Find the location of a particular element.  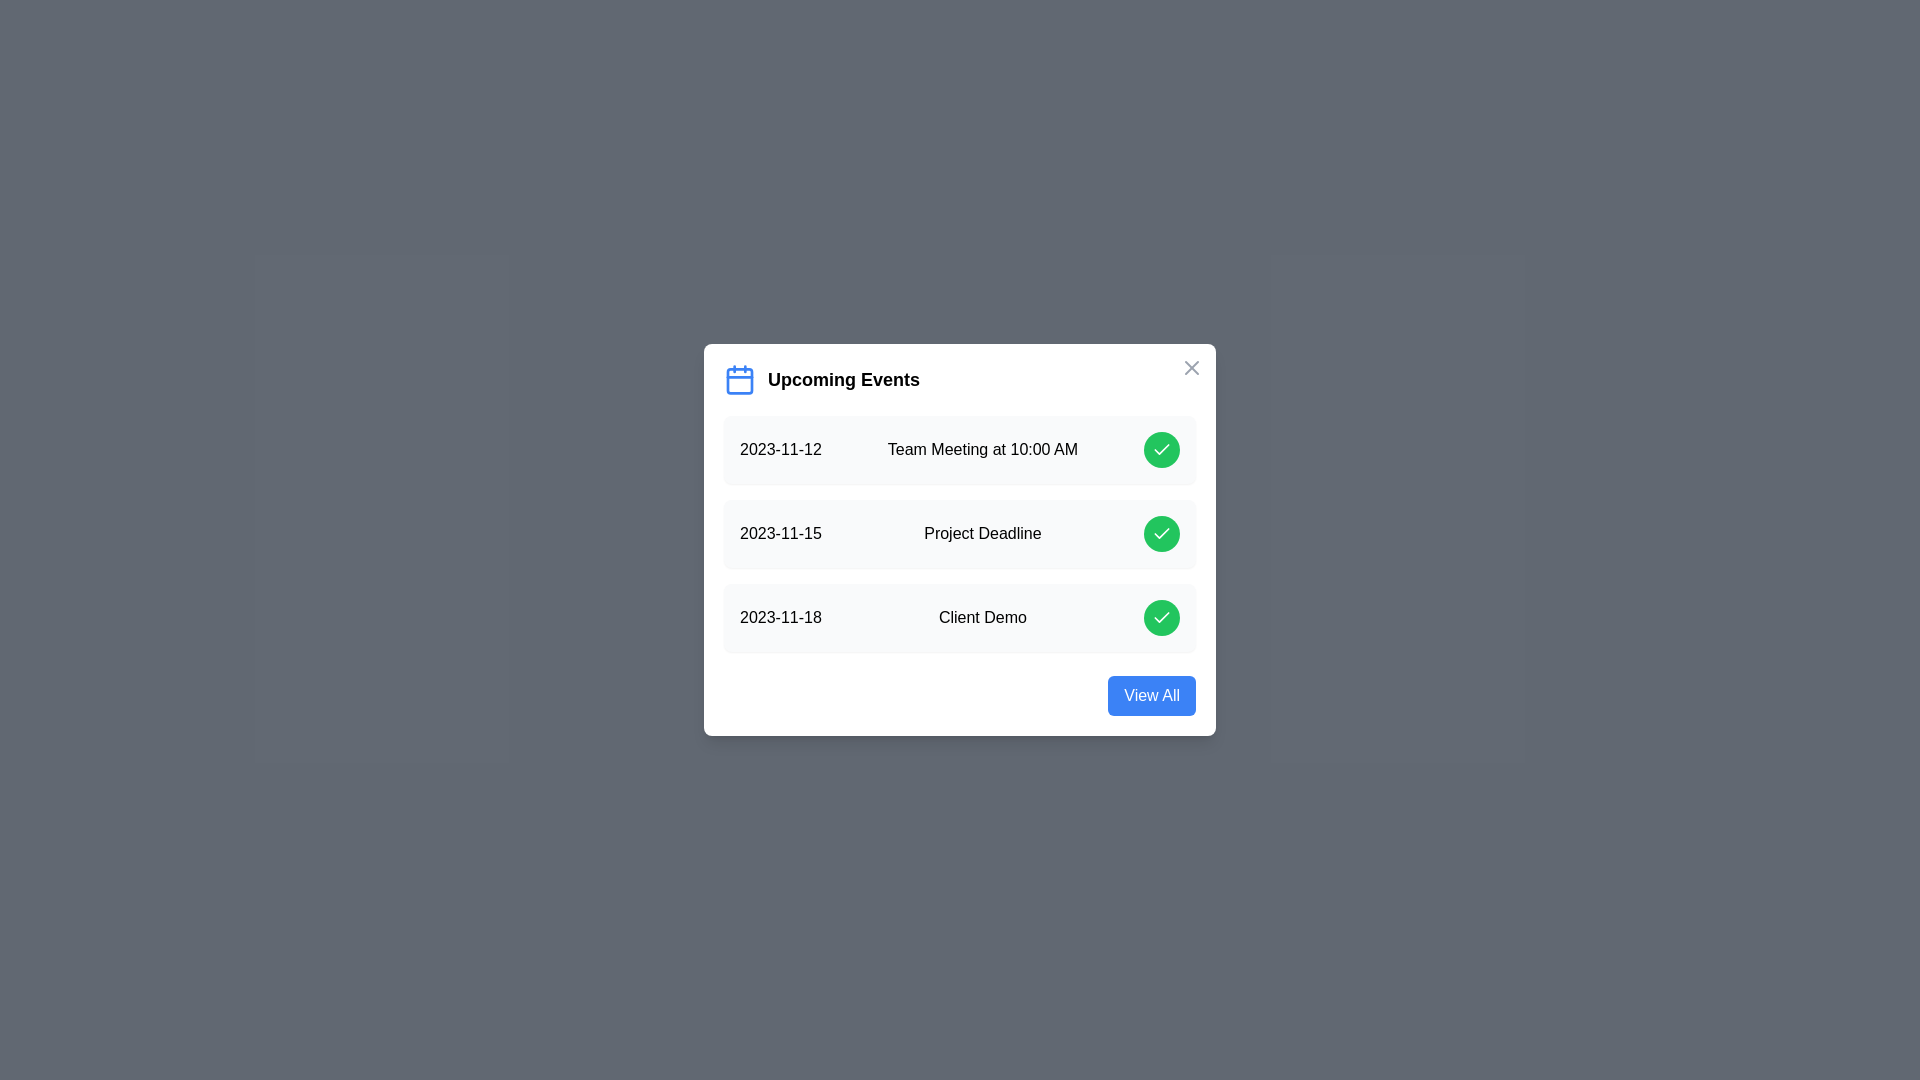

the event row corresponding to 2023-11-12 to inspect its details is located at coordinates (960, 450).